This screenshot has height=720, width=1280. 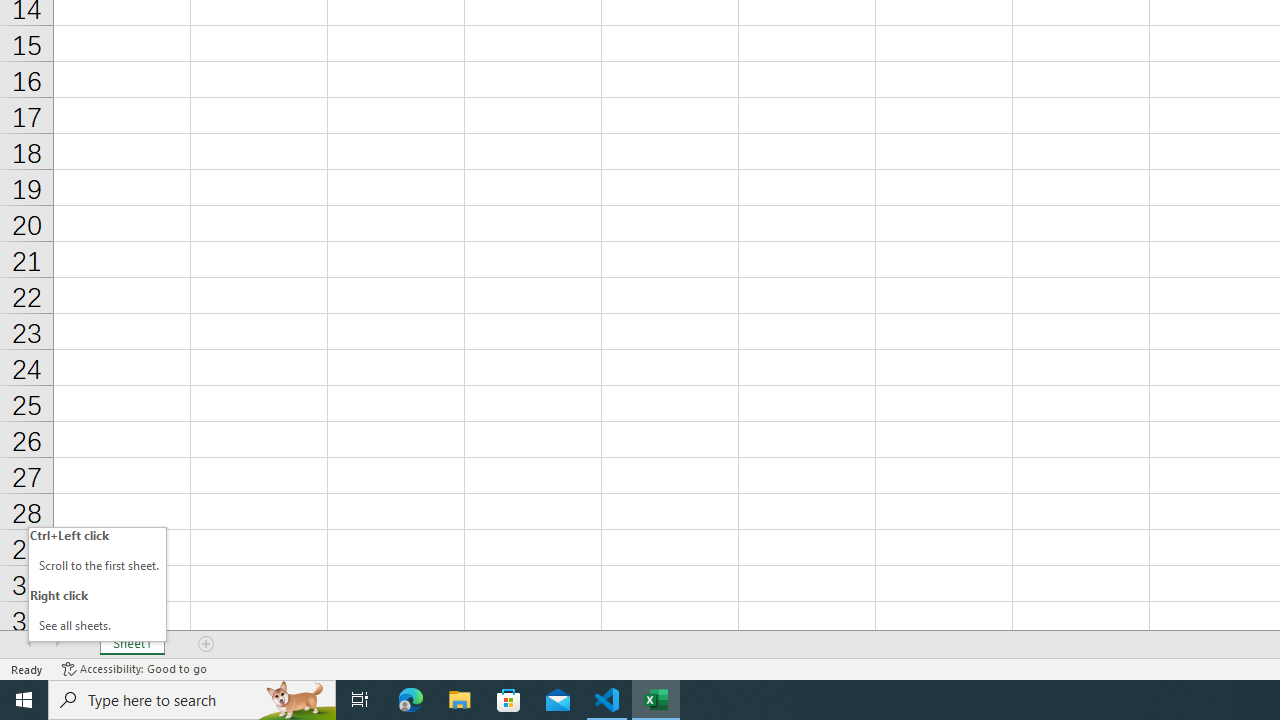 What do you see at coordinates (207, 644) in the screenshot?
I see `'Add Sheet'` at bounding box center [207, 644].